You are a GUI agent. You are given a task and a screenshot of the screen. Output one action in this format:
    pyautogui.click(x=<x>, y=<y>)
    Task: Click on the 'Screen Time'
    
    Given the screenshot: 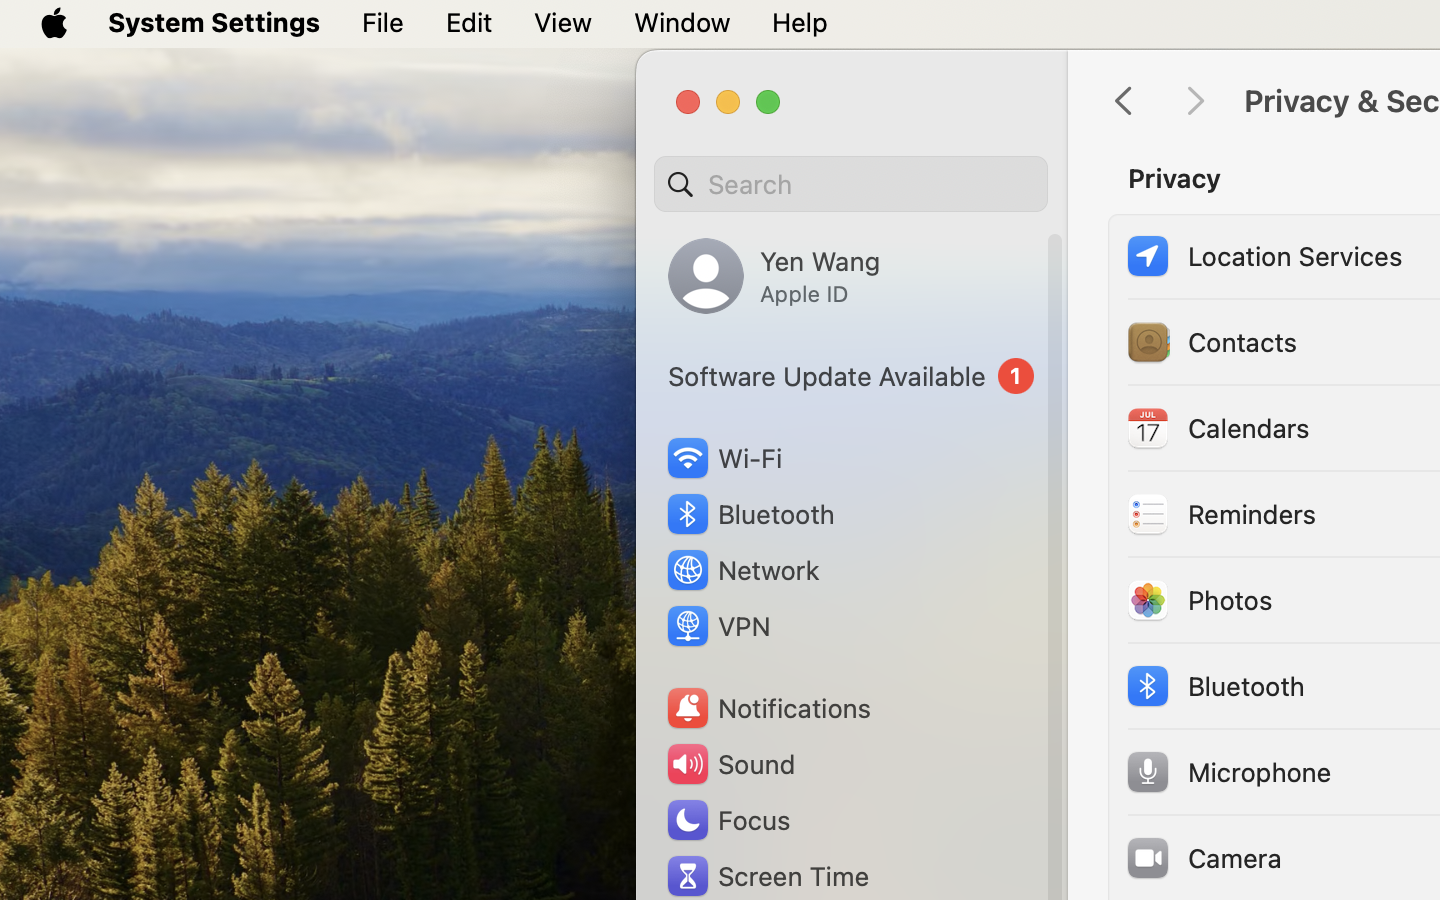 What is the action you would take?
    pyautogui.click(x=765, y=875)
    